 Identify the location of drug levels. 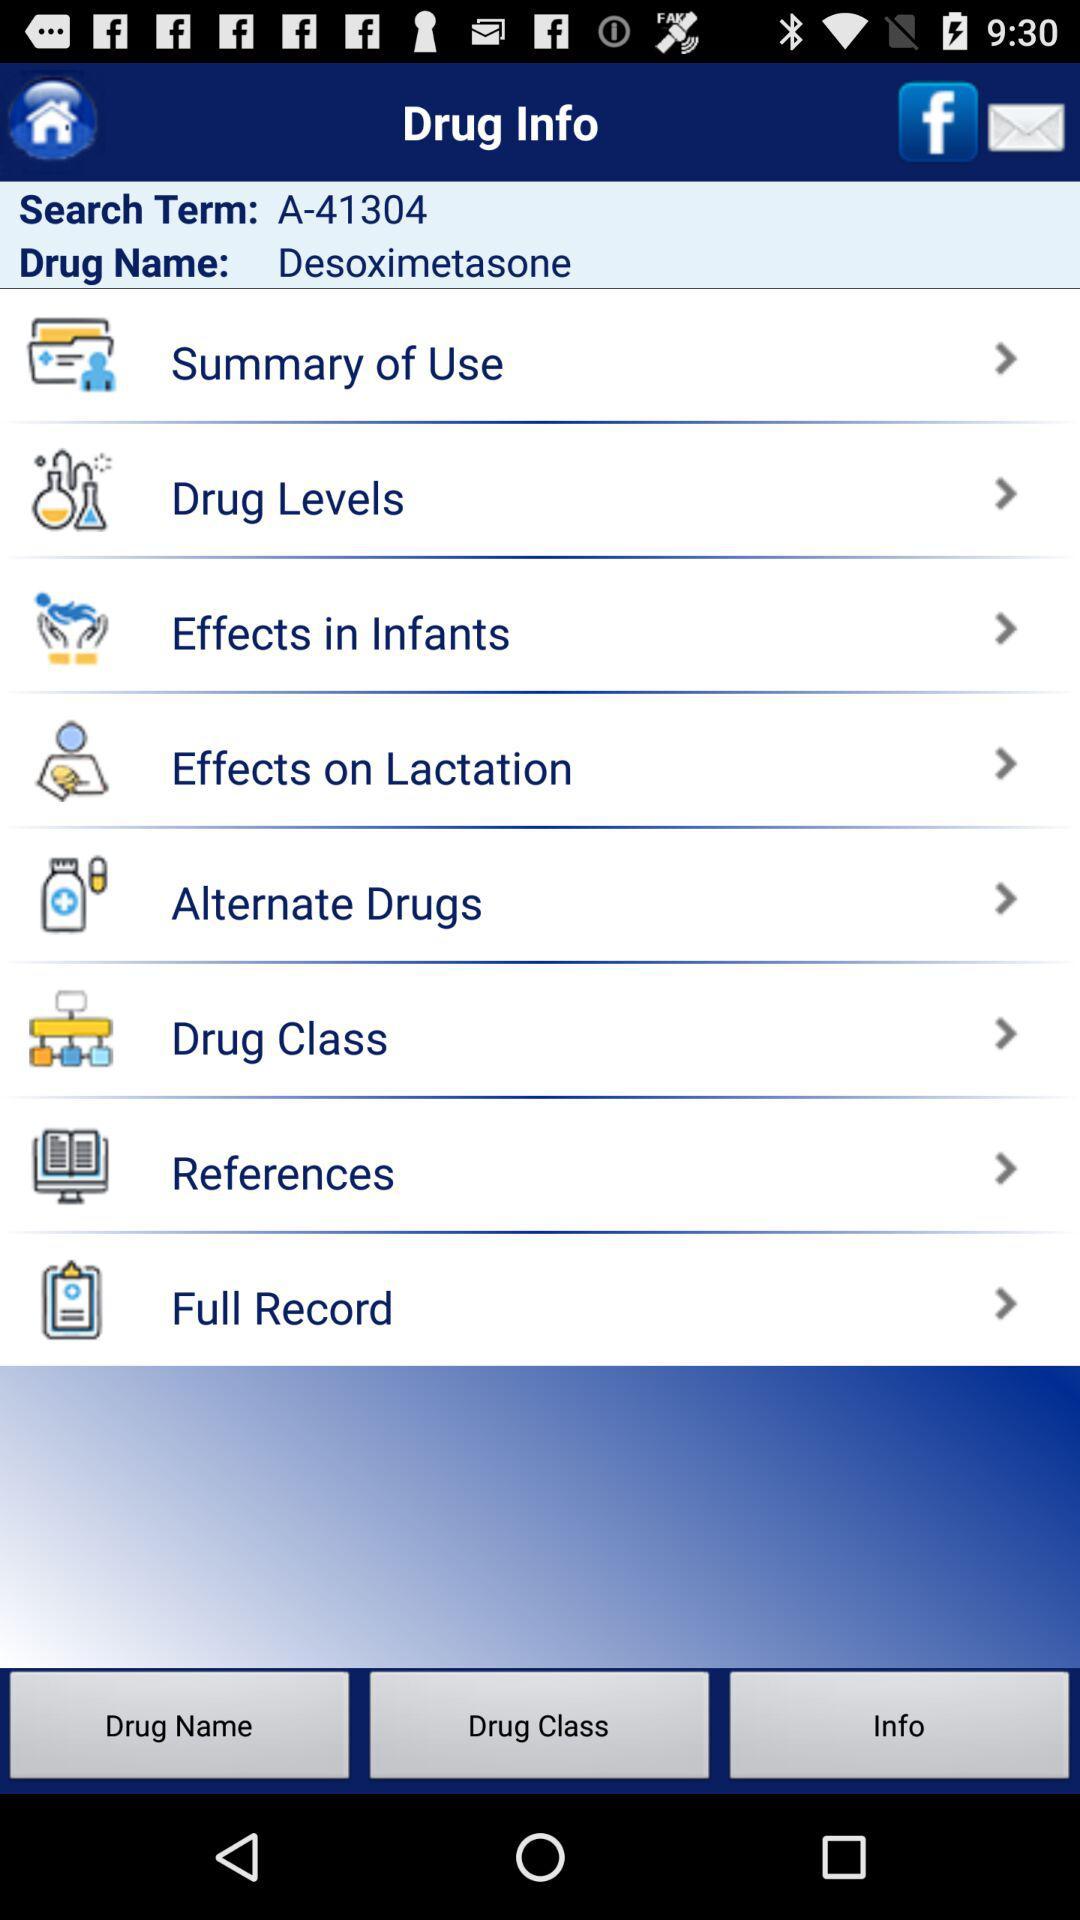
(70, 489).